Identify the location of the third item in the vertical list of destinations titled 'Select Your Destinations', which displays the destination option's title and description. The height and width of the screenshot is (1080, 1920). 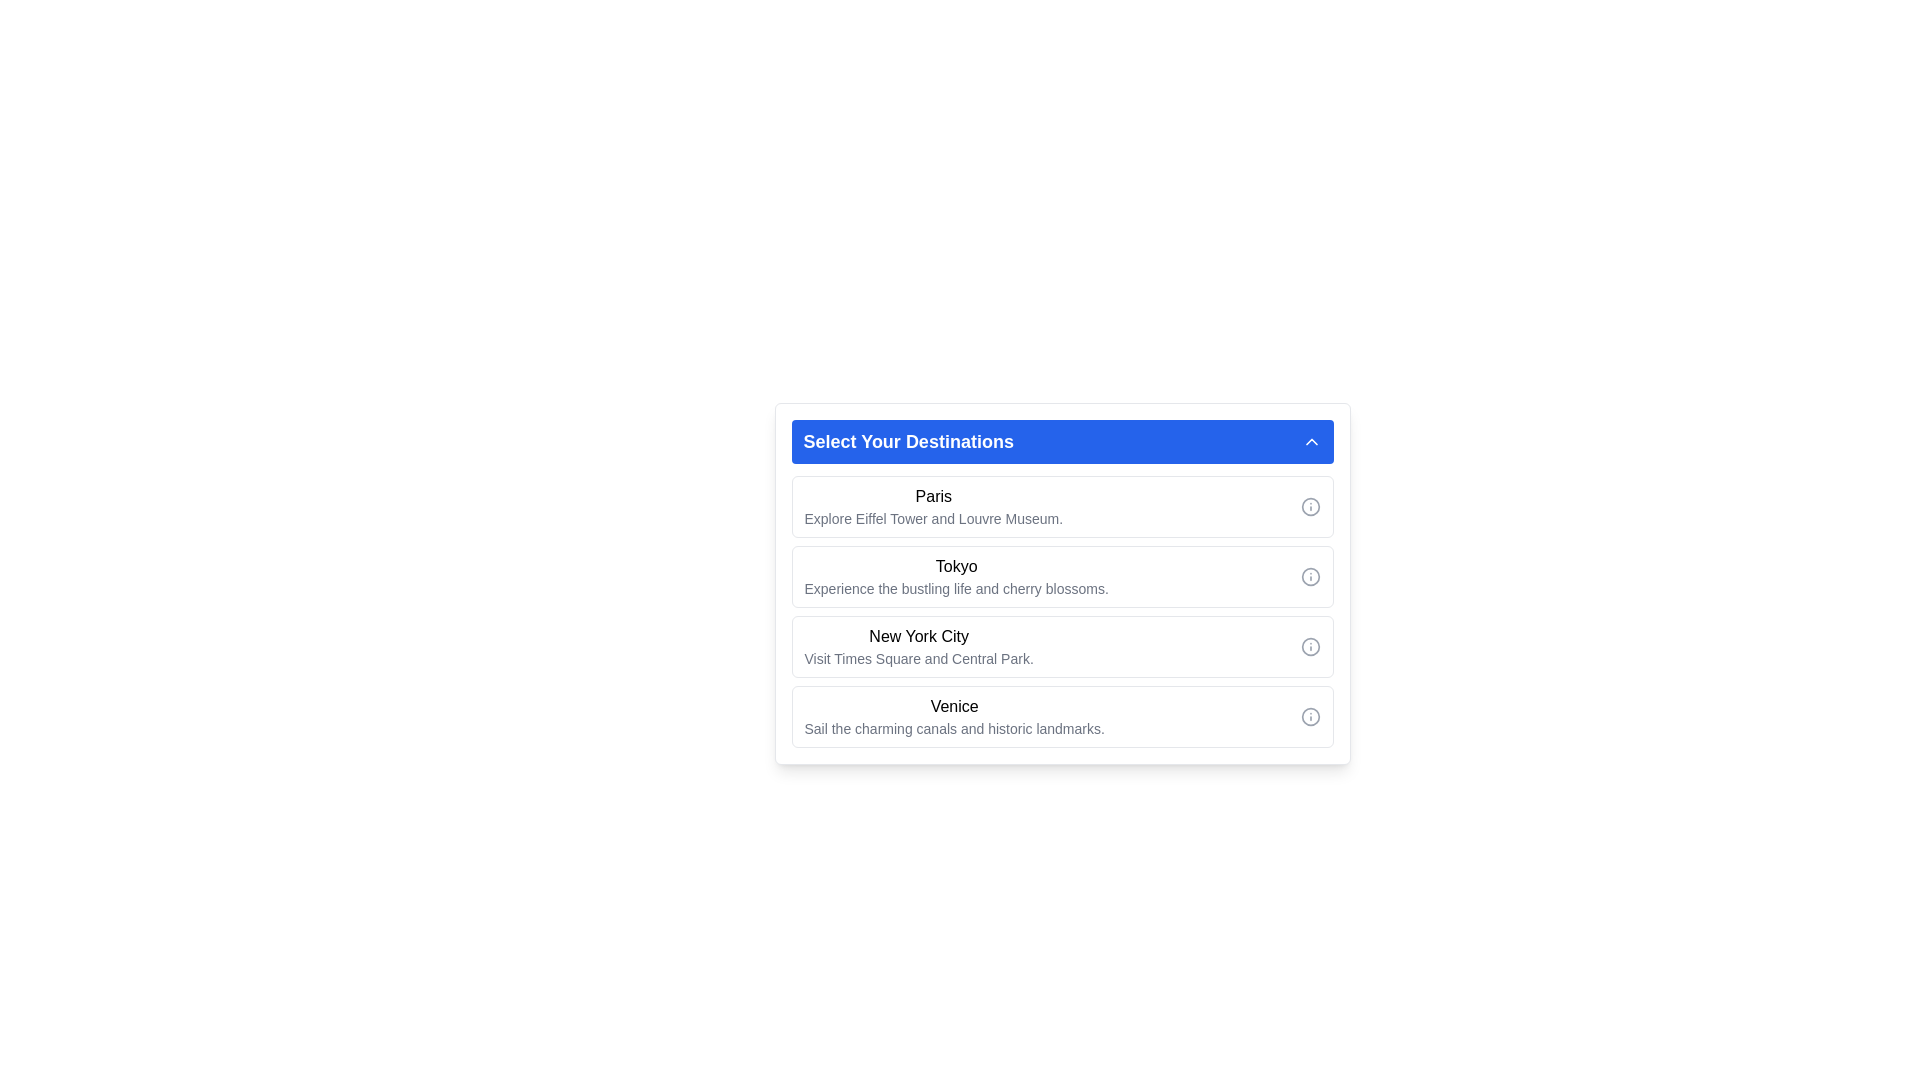
(918, 647).